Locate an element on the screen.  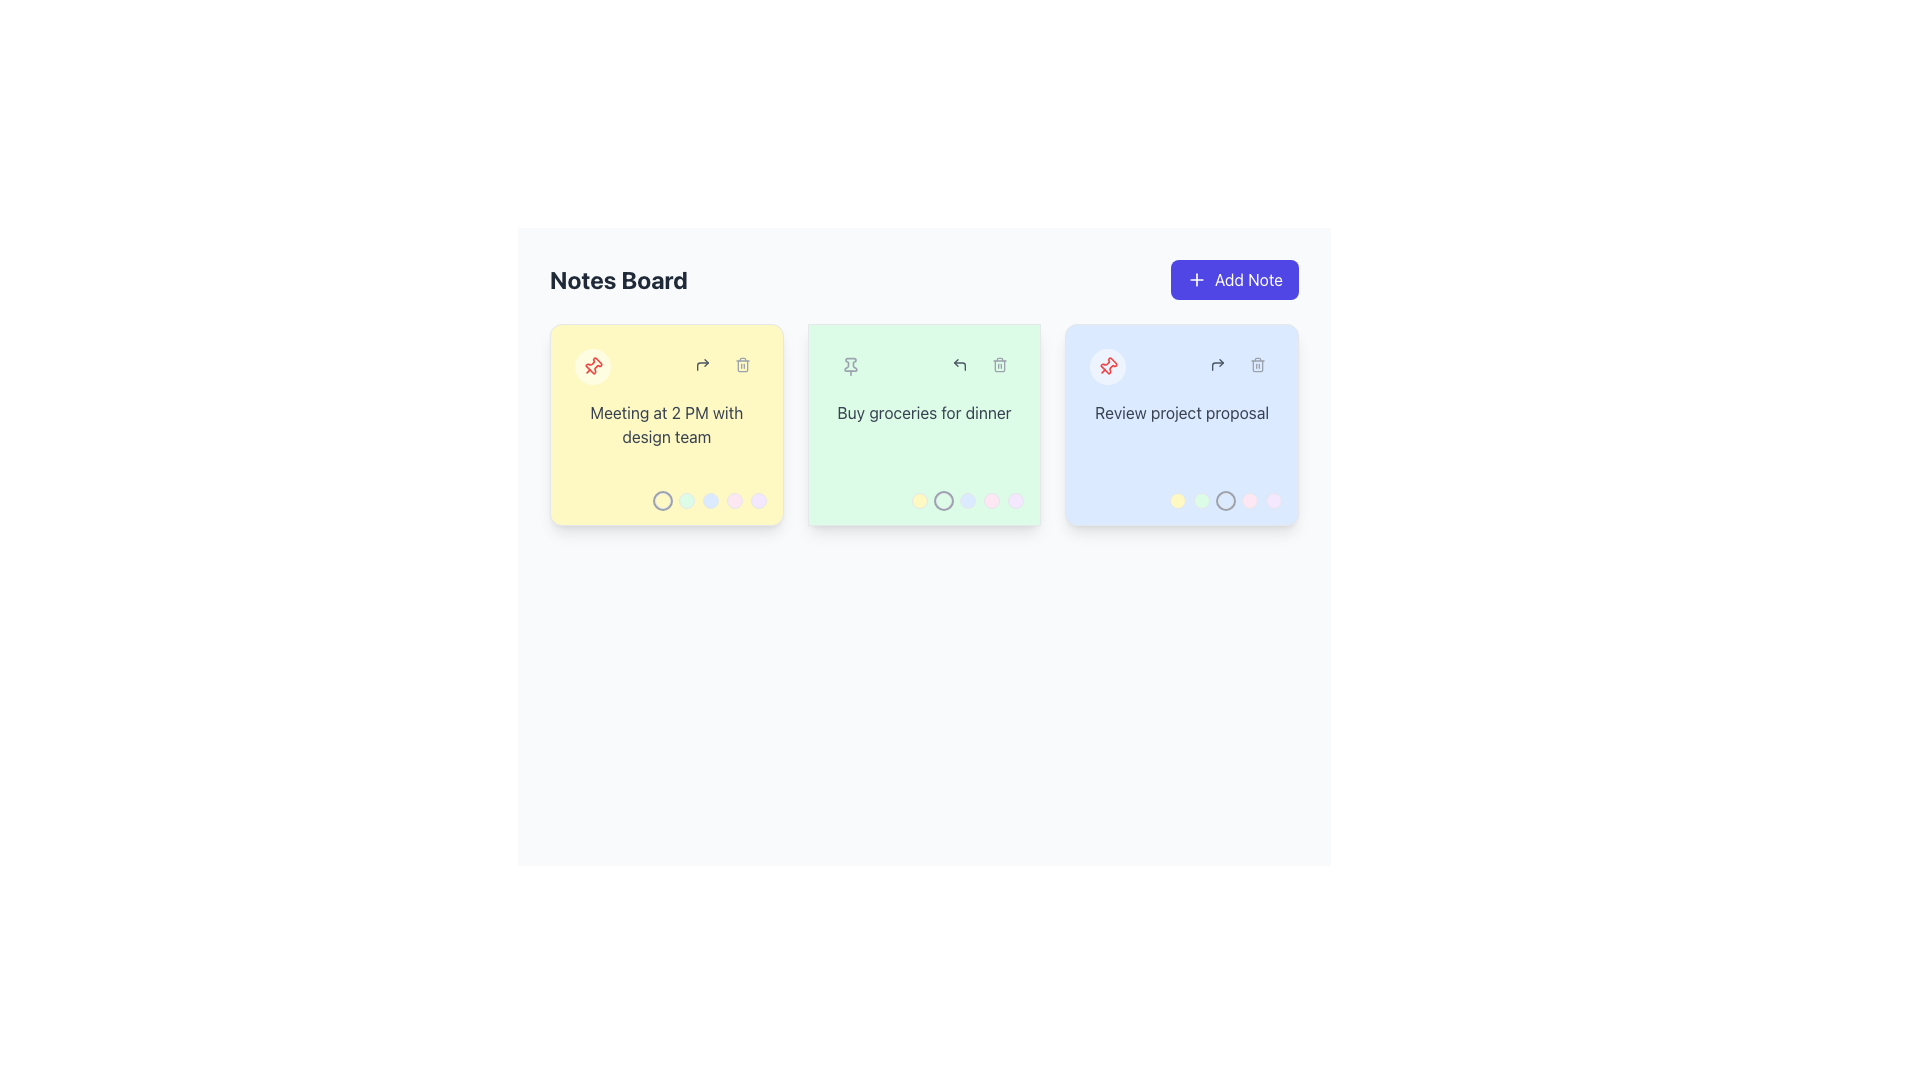
the third selectable button or indicator located in the bottom-right corner of the card labeled 'Buy groceries for dinner' is located at coordinates (968, 500).